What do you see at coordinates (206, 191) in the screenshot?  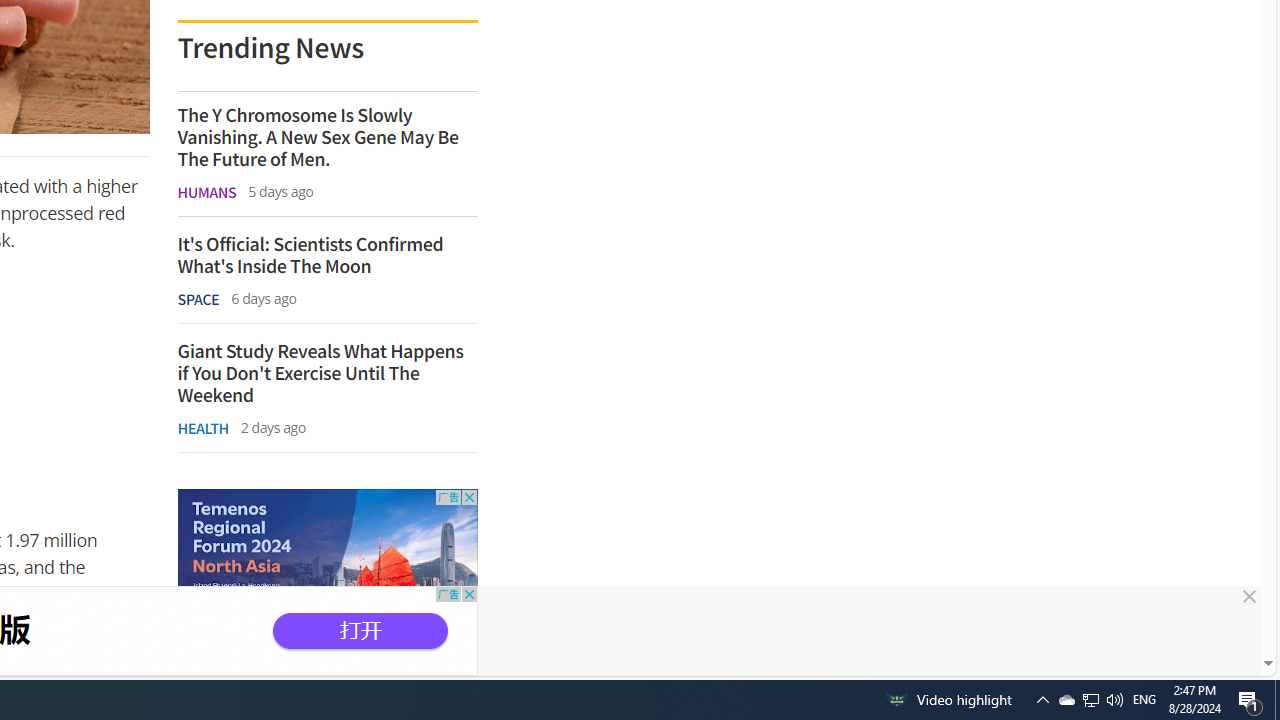 I see `'HUMANS'` at bounding box center [206, 191].